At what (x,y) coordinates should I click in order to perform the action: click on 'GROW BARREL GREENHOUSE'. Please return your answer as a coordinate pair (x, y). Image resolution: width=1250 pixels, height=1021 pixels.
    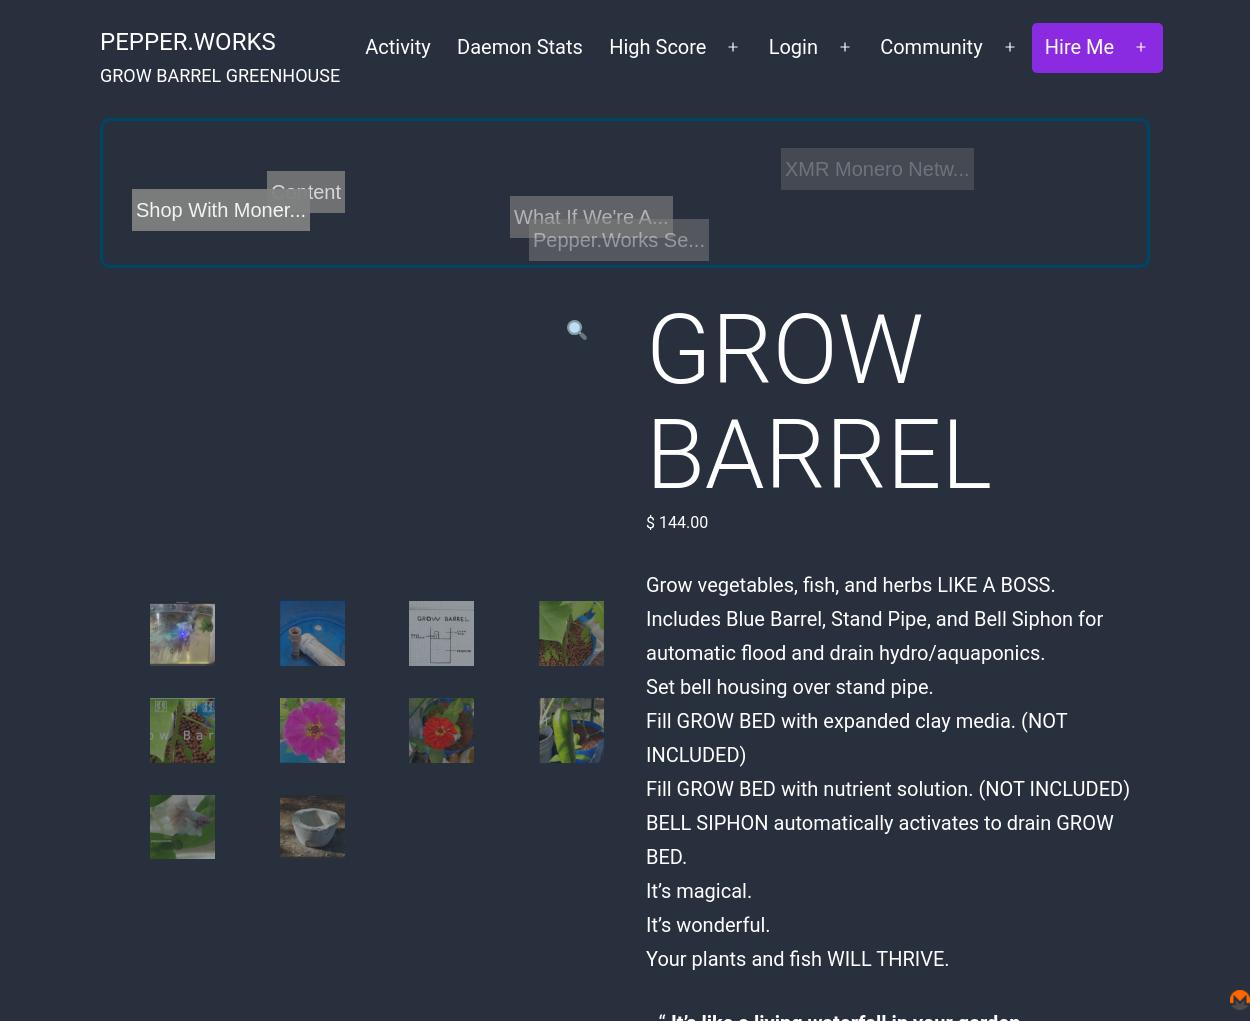
    Looking at the image, I should click on (219, 74).